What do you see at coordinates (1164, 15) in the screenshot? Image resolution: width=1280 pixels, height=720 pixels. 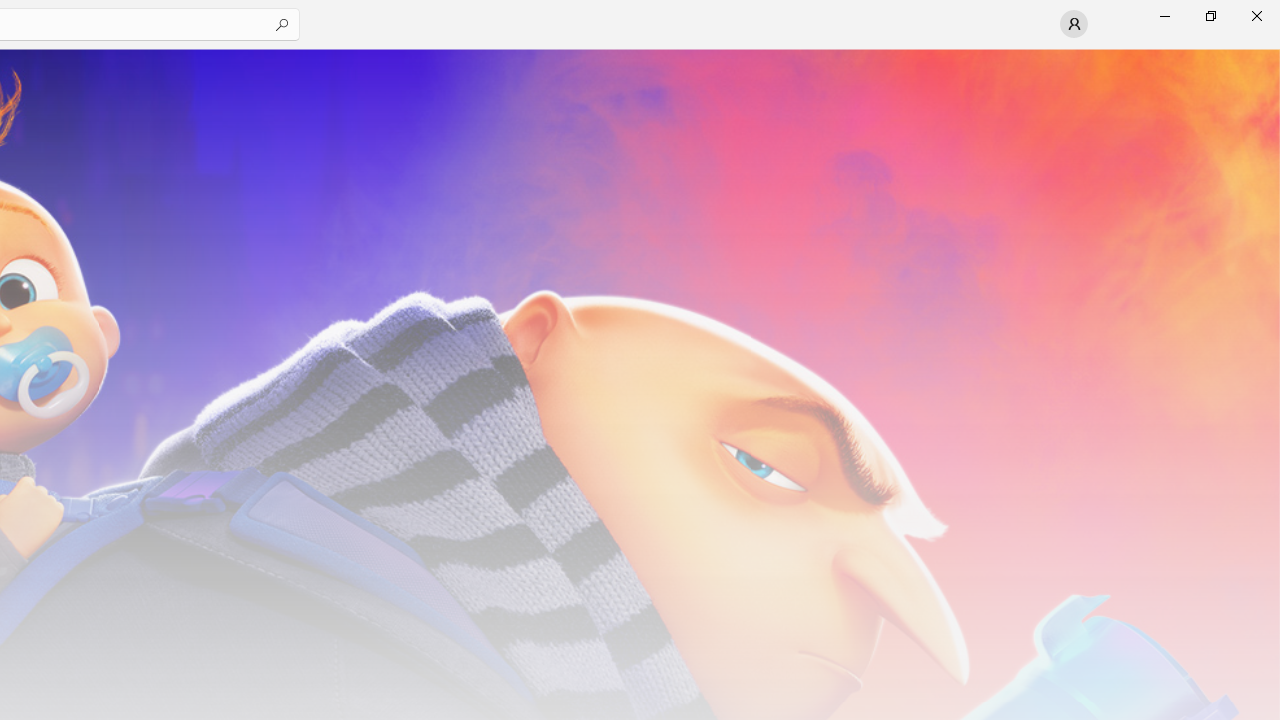 I see `'Minimize Microsoft Store'` at bounding box center [1164, 15].